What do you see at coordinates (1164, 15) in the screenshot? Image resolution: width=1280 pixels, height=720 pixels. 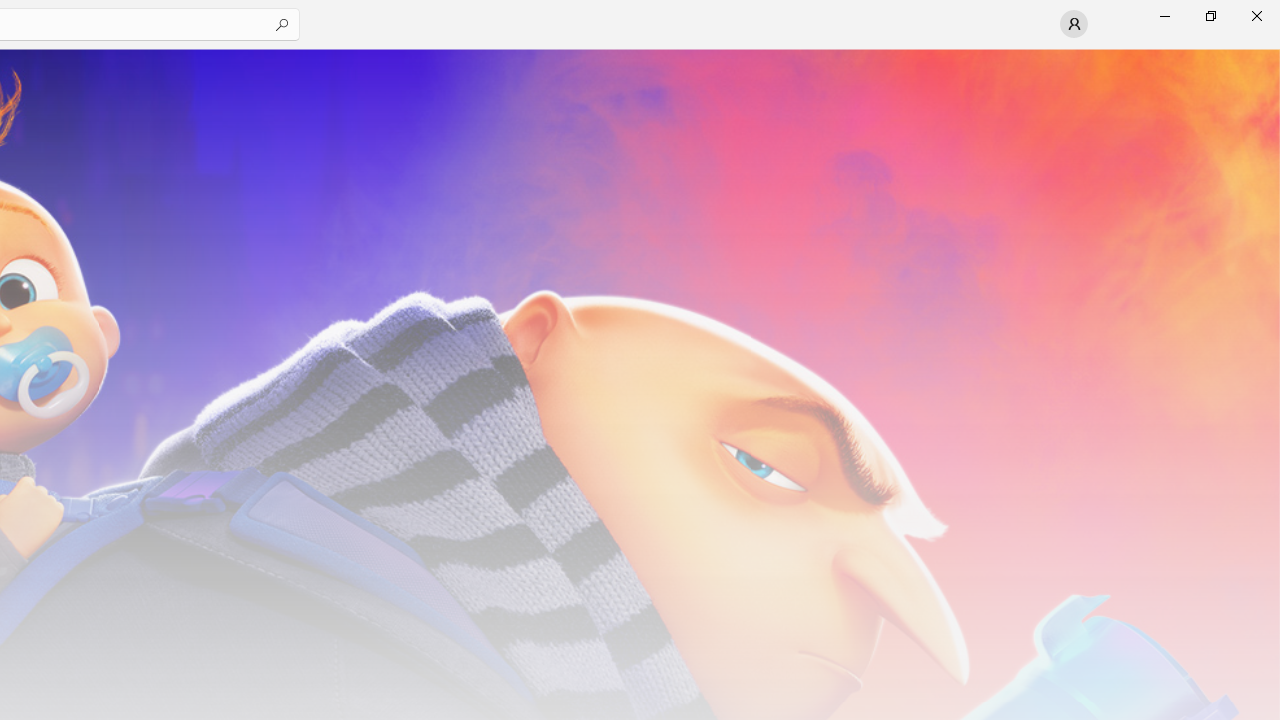 I see `'Minimize Microsoft Store'` at bounding box center [1164, 15].